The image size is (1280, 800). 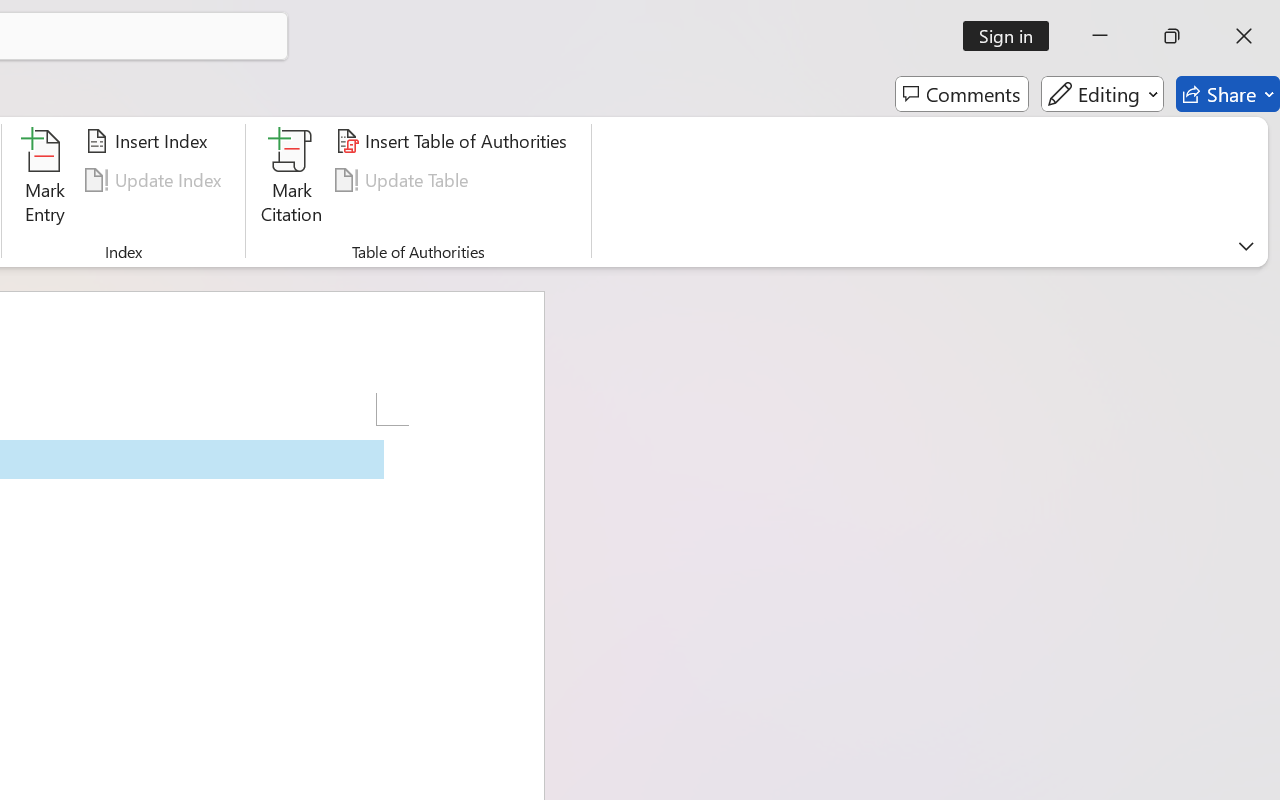 I want to click on 'Update Table', so click(x=404, y=179).